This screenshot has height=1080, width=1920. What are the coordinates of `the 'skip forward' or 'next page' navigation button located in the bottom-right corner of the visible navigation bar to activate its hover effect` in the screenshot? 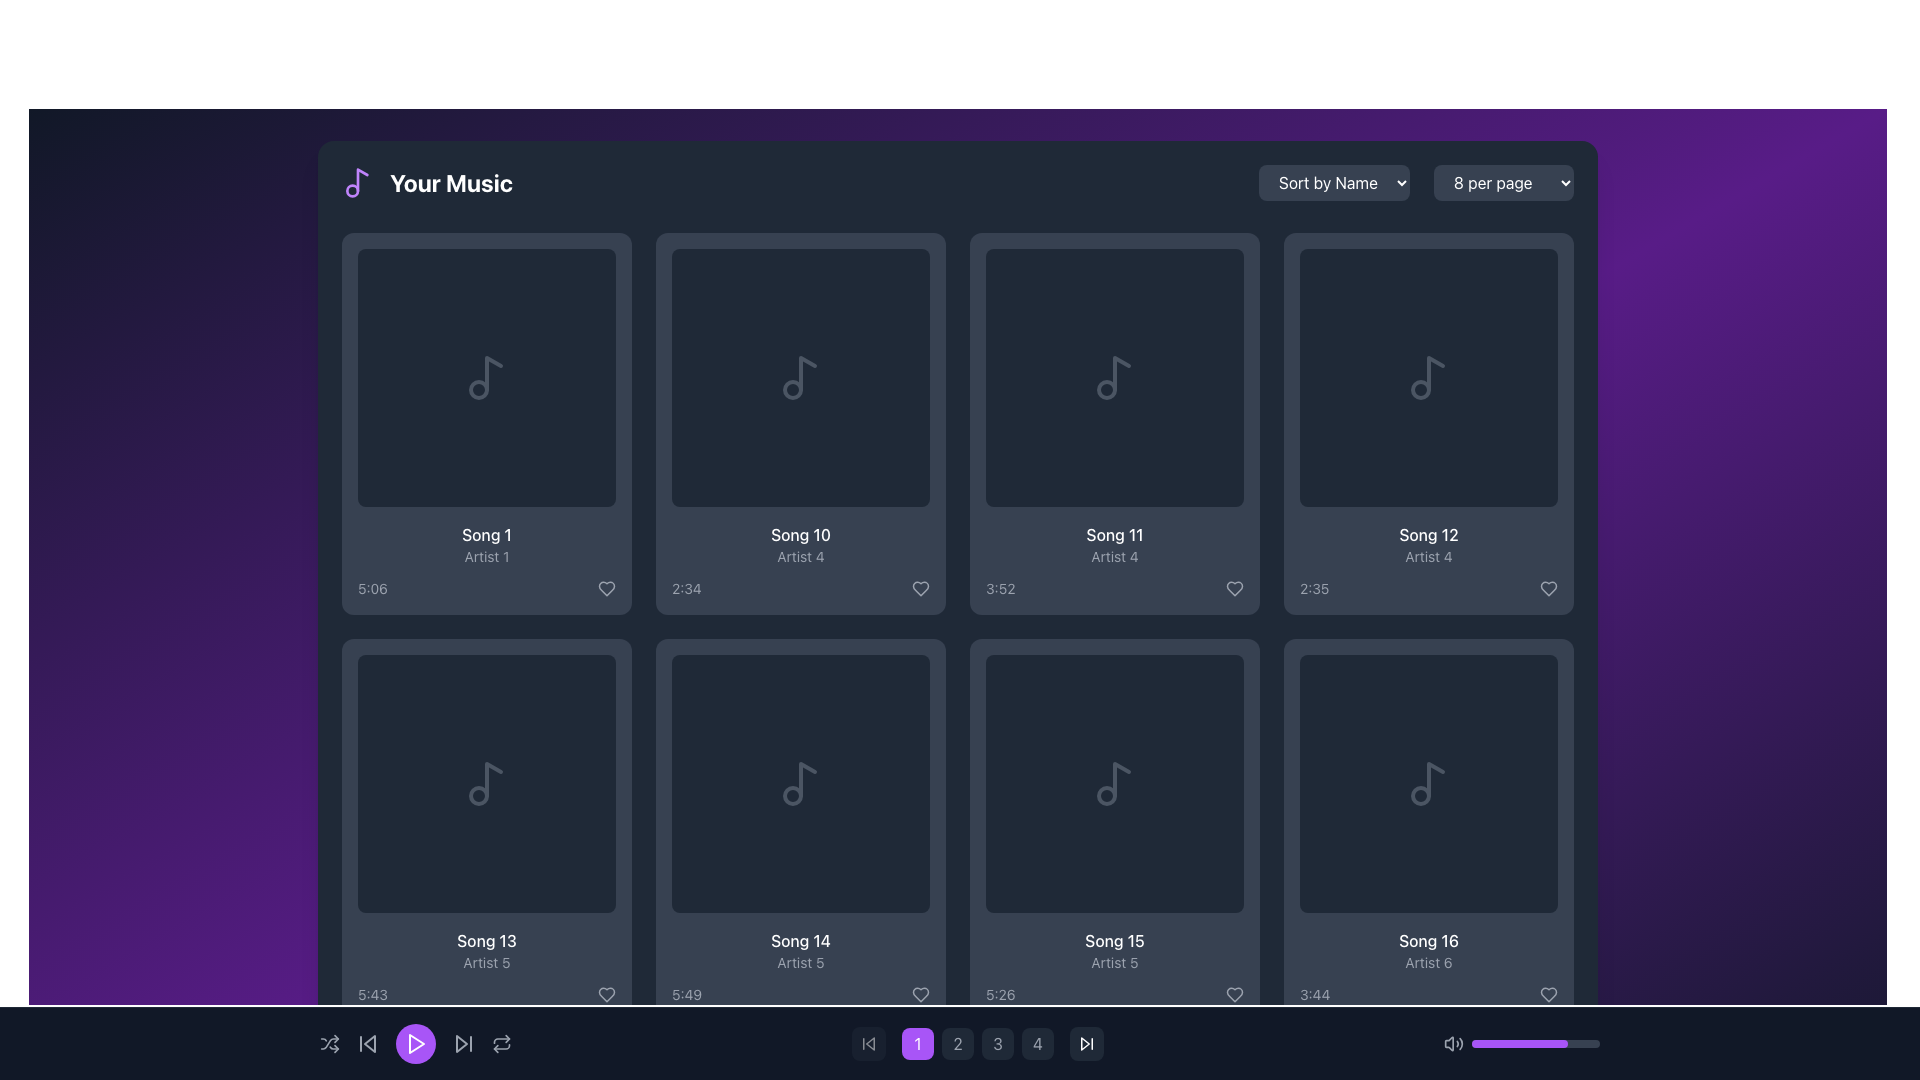 It's located at (1085, 1043).